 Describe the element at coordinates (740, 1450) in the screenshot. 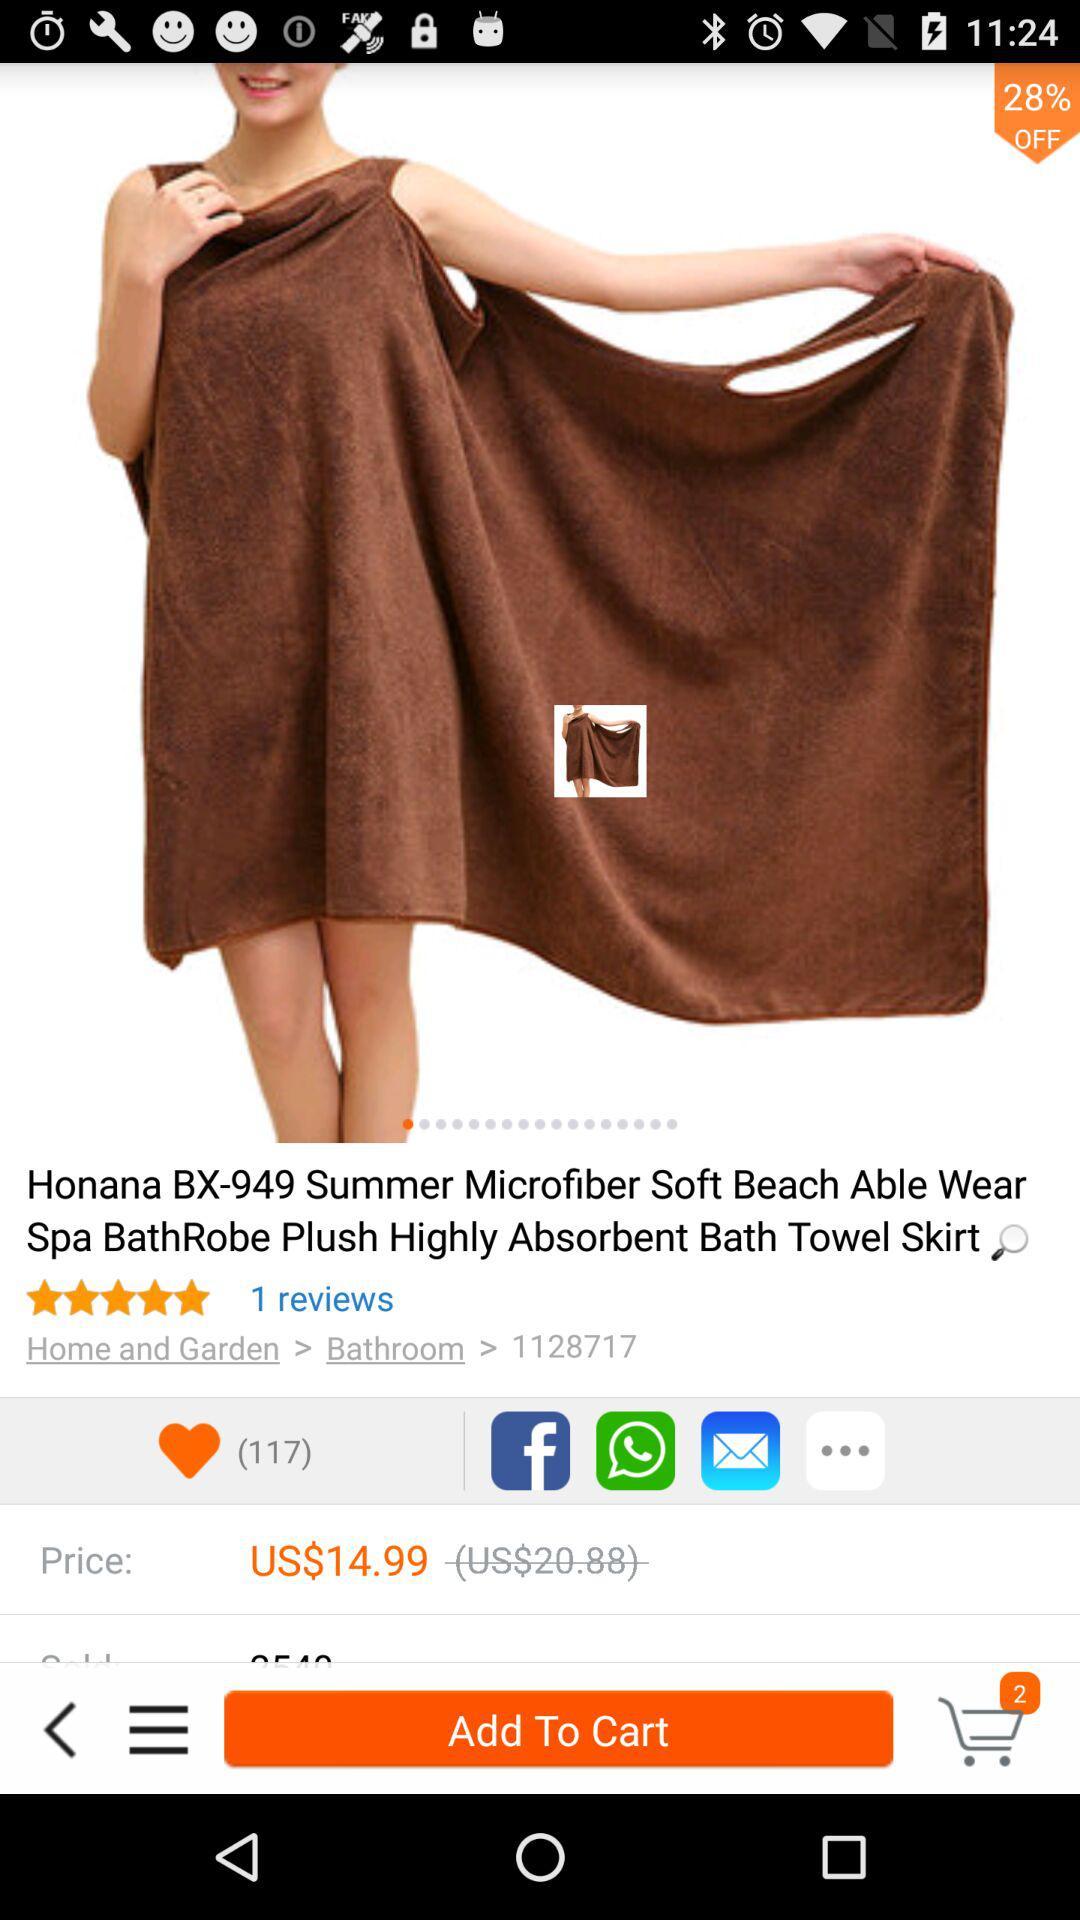

I see `share item by email` at that location.